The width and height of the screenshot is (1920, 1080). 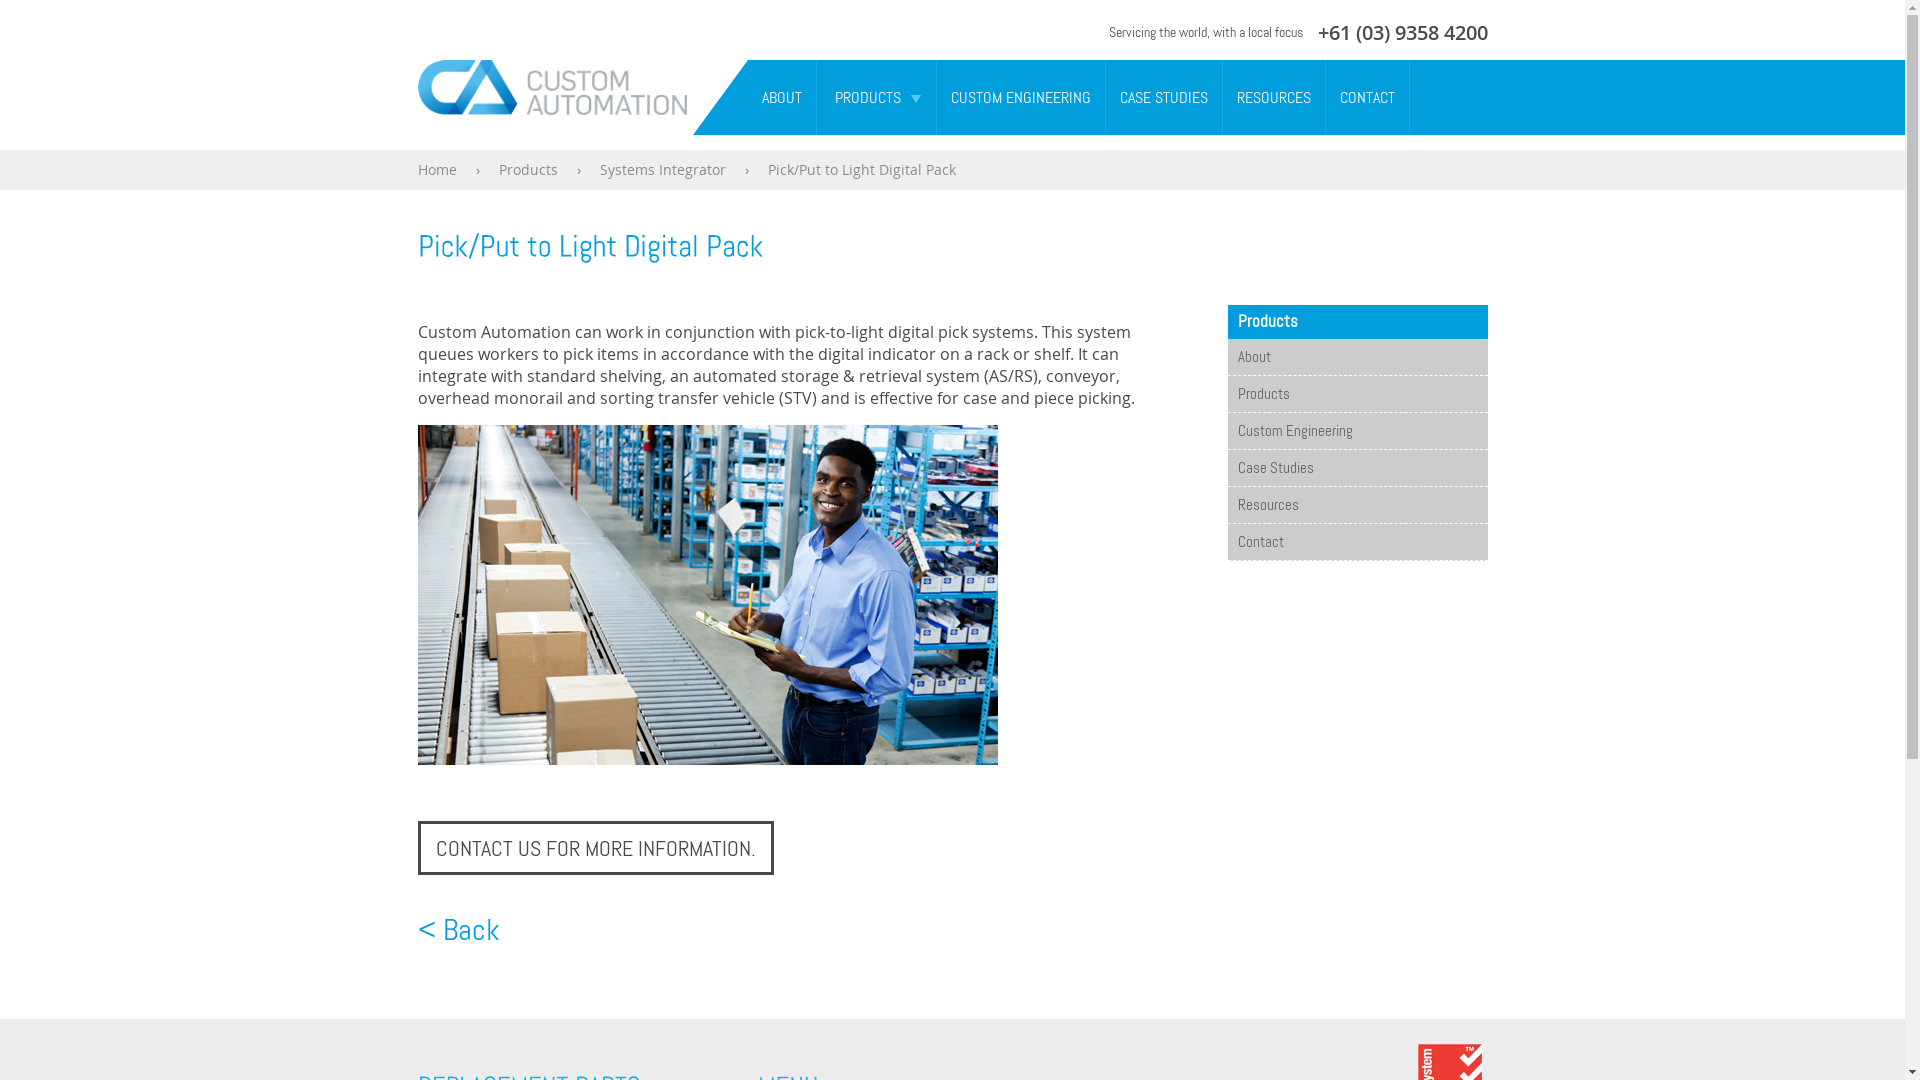 What do you see at coordinates (1227, 542) in the screenshot?
I see `'Contact'` at bounding box center [1227, 542].